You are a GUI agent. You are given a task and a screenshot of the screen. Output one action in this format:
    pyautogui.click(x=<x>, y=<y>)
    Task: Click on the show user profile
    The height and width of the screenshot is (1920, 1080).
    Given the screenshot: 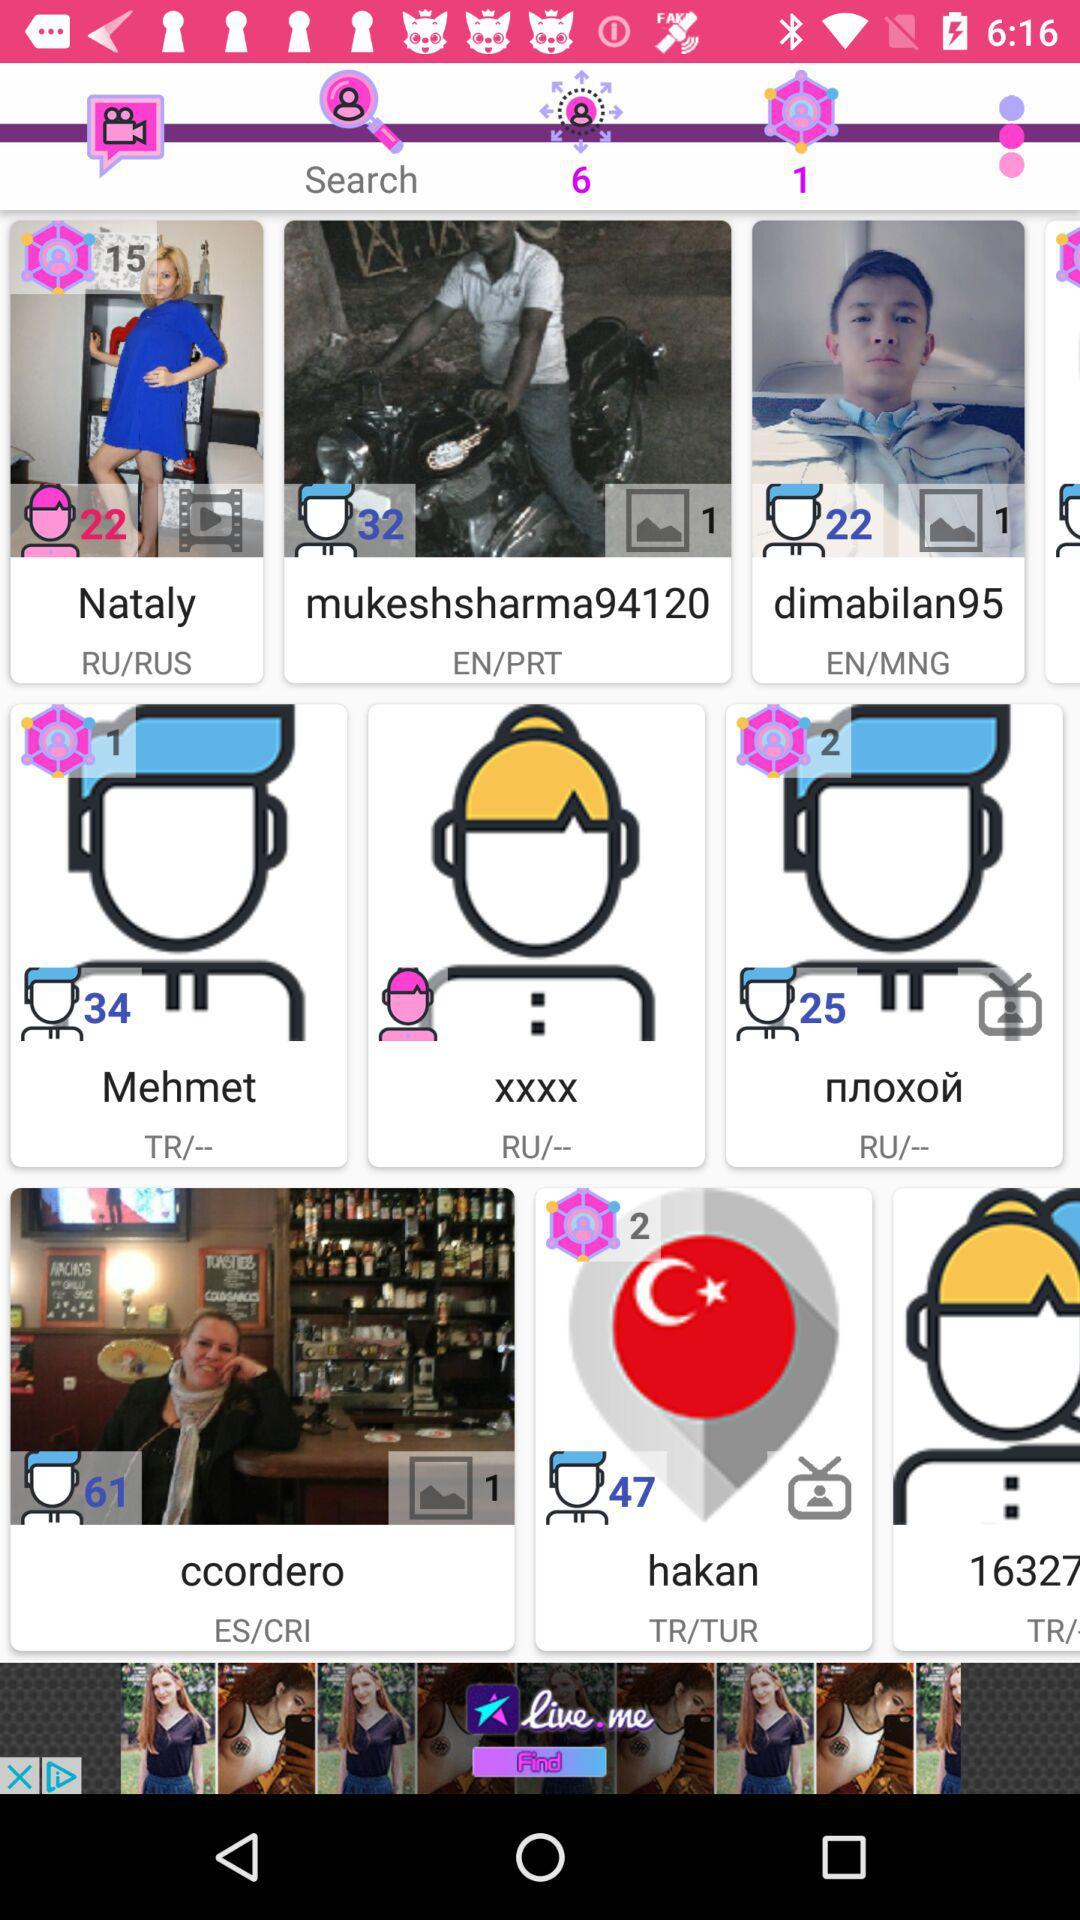 What is the action you would take?
    pyautogui.click(x=506, y=388)
    